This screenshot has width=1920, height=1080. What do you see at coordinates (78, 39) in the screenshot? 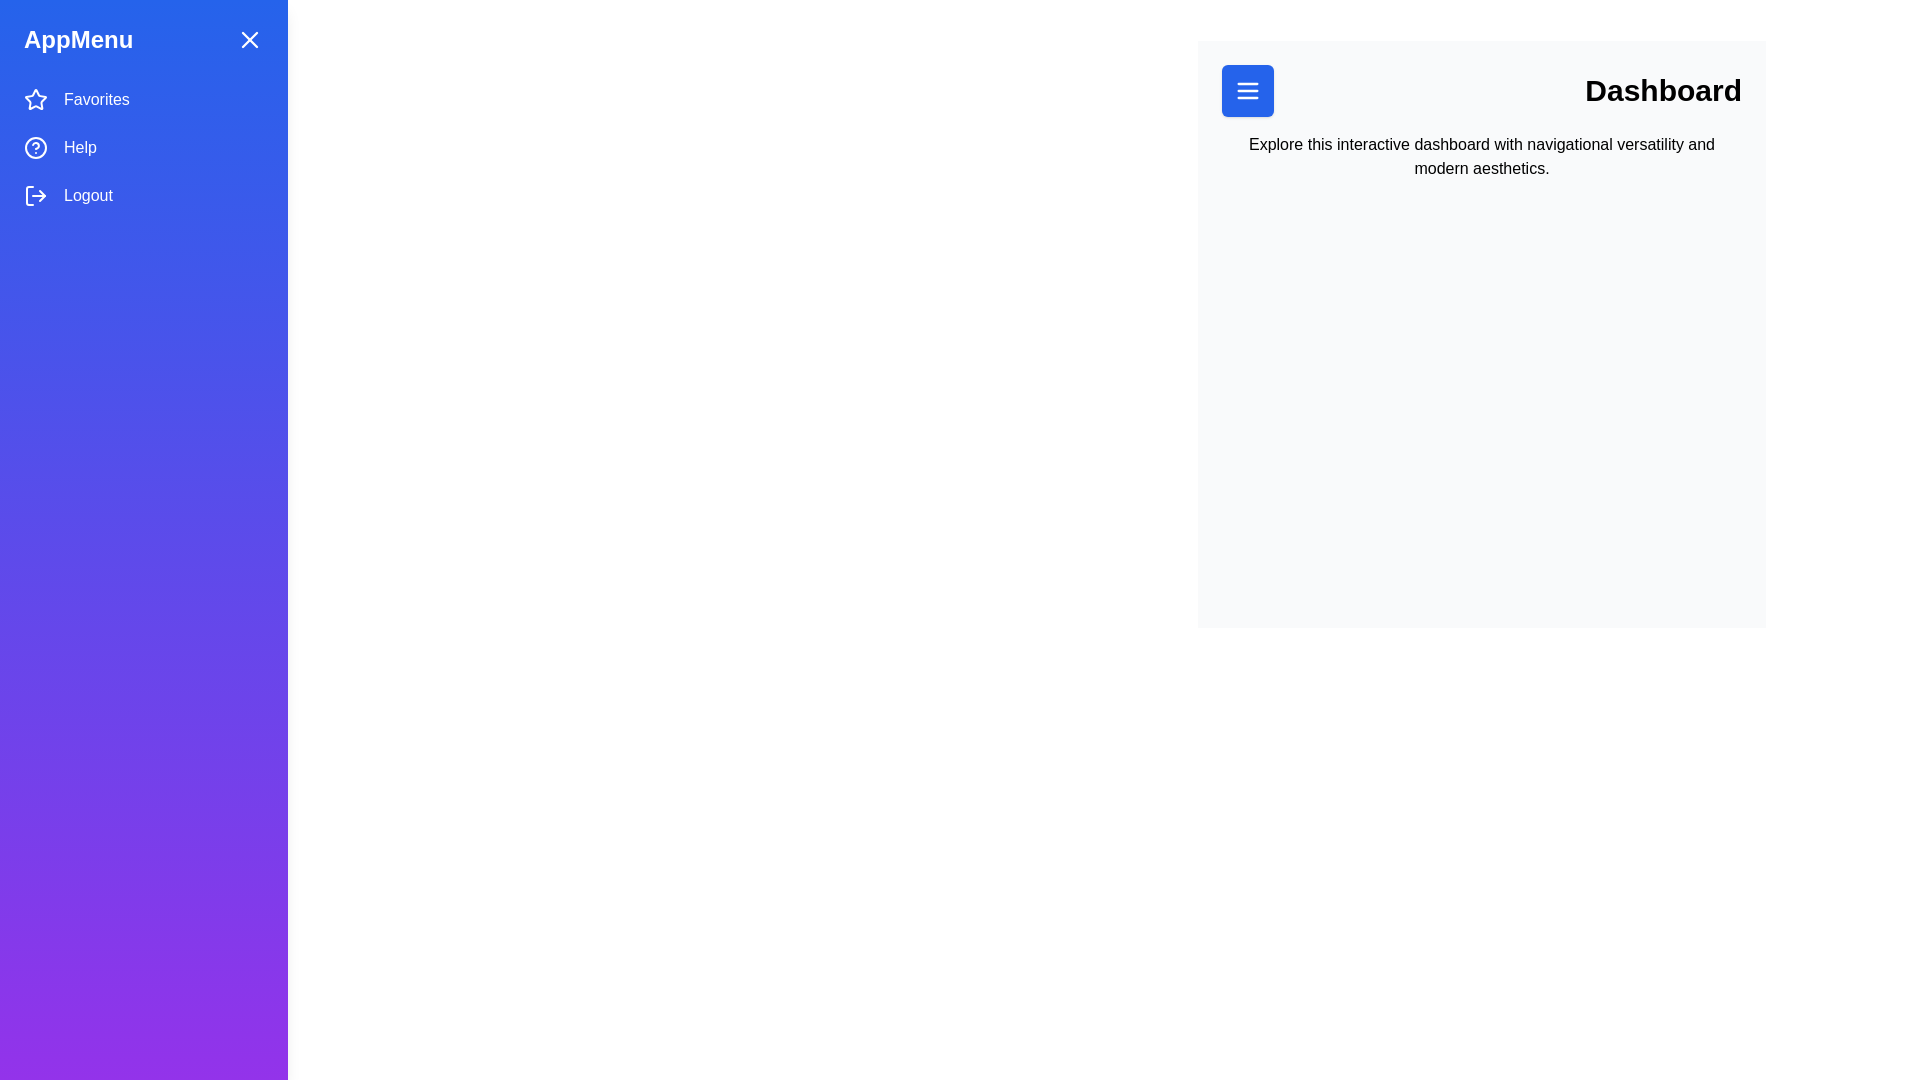
I see `the 'AppMenu' text label, which is a bold, prominently sized label located at the top left corner of a sidebar with a gradient blue background` at bounding box center [78, 39].